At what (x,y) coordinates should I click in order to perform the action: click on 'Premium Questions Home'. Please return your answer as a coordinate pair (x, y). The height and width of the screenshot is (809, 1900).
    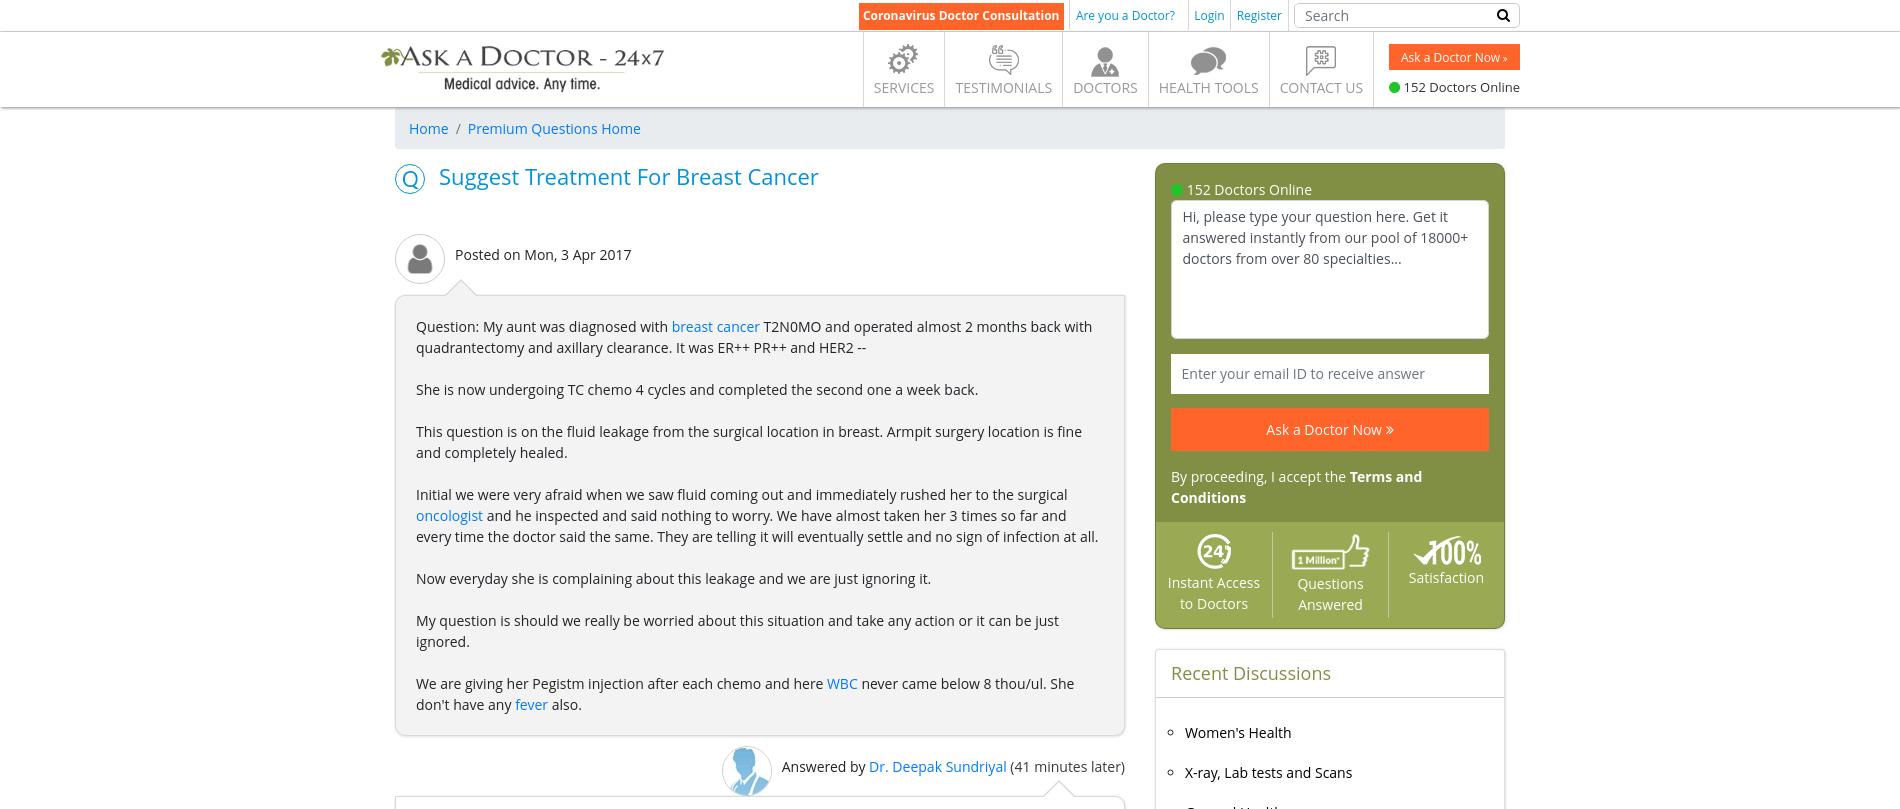
    Looking at the image, I should click on (553, 127).